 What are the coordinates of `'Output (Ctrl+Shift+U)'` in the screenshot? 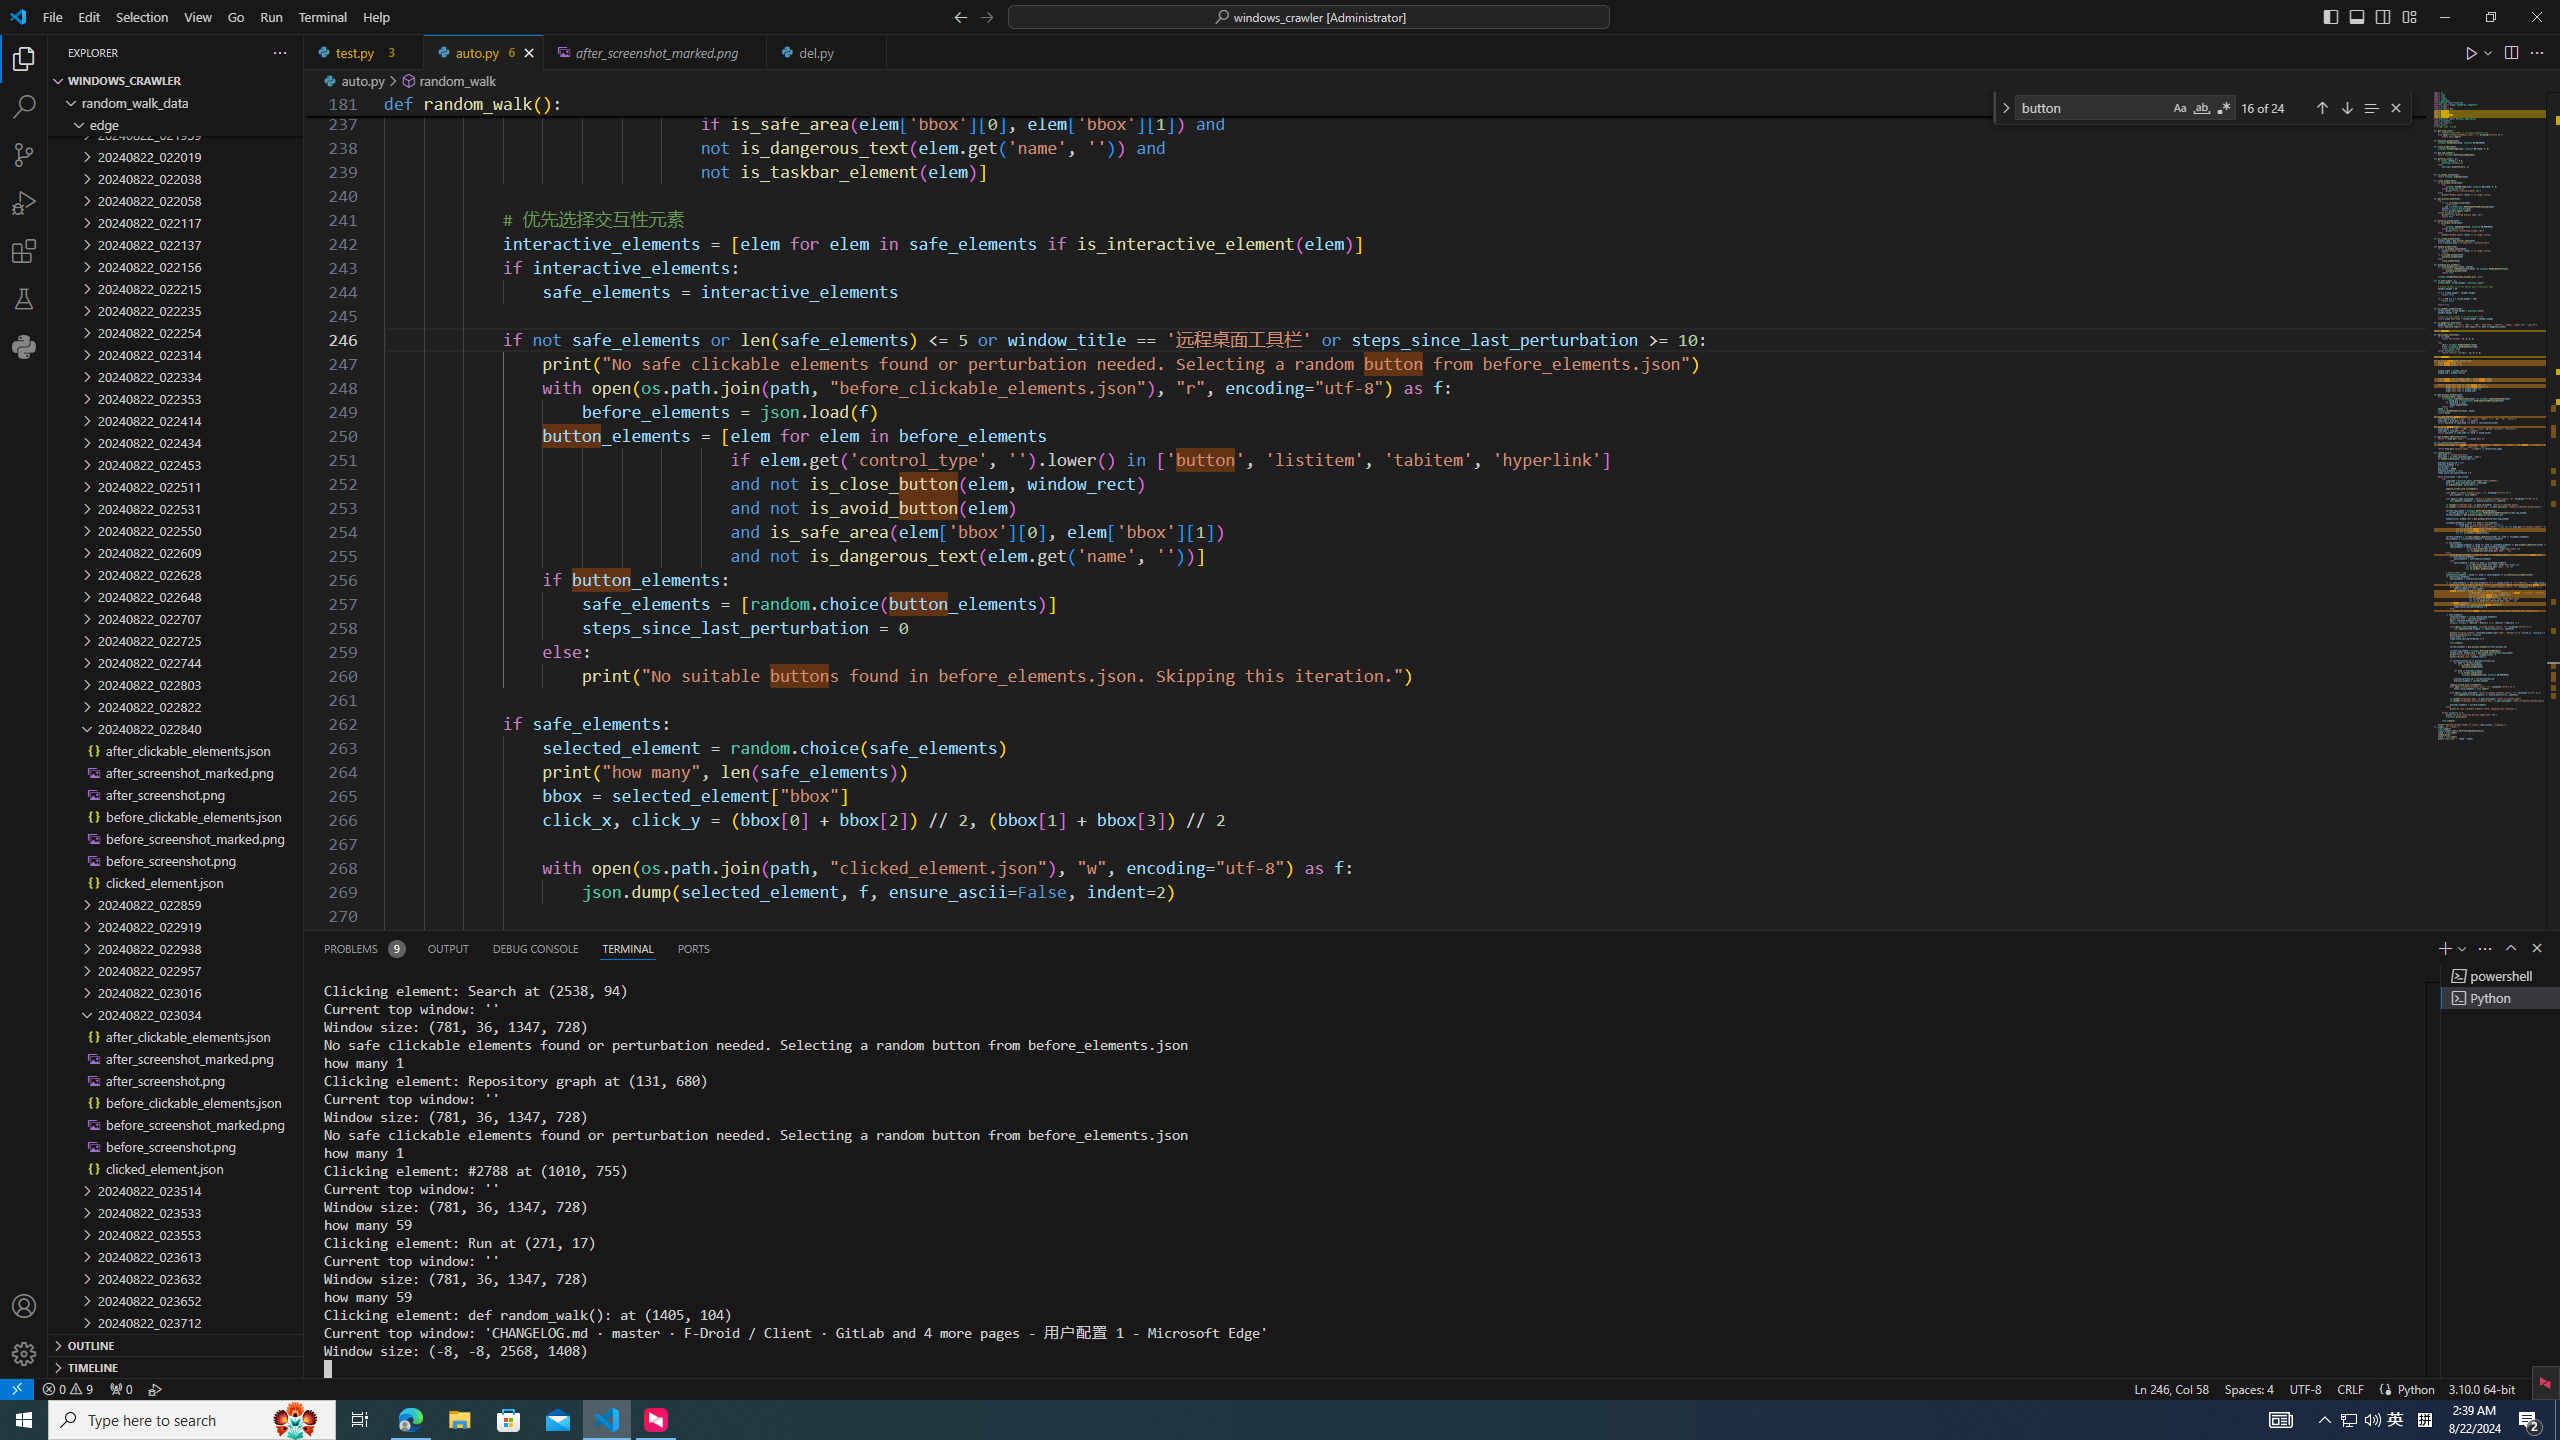 It's located at (448, 947).